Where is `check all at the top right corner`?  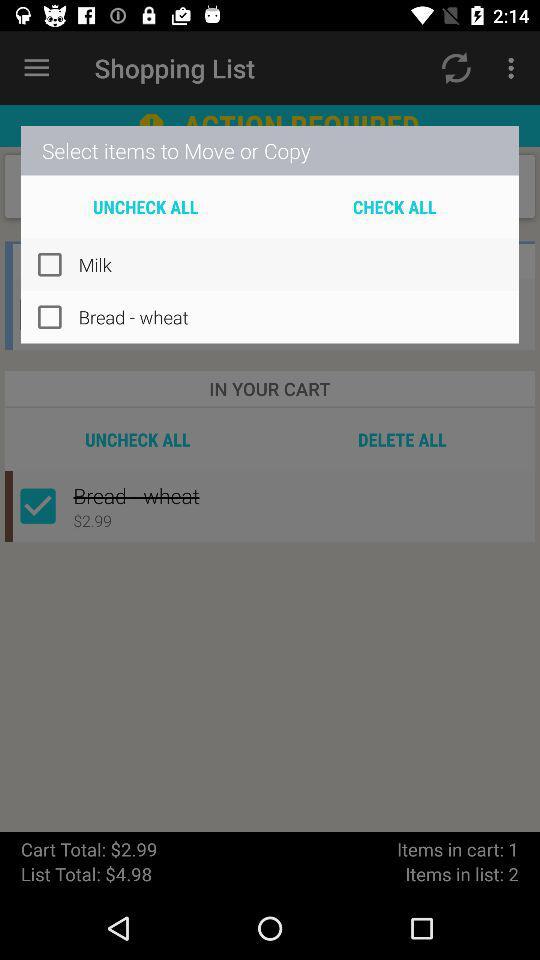 check all at the top right corner is located at coordinates (394, 206).